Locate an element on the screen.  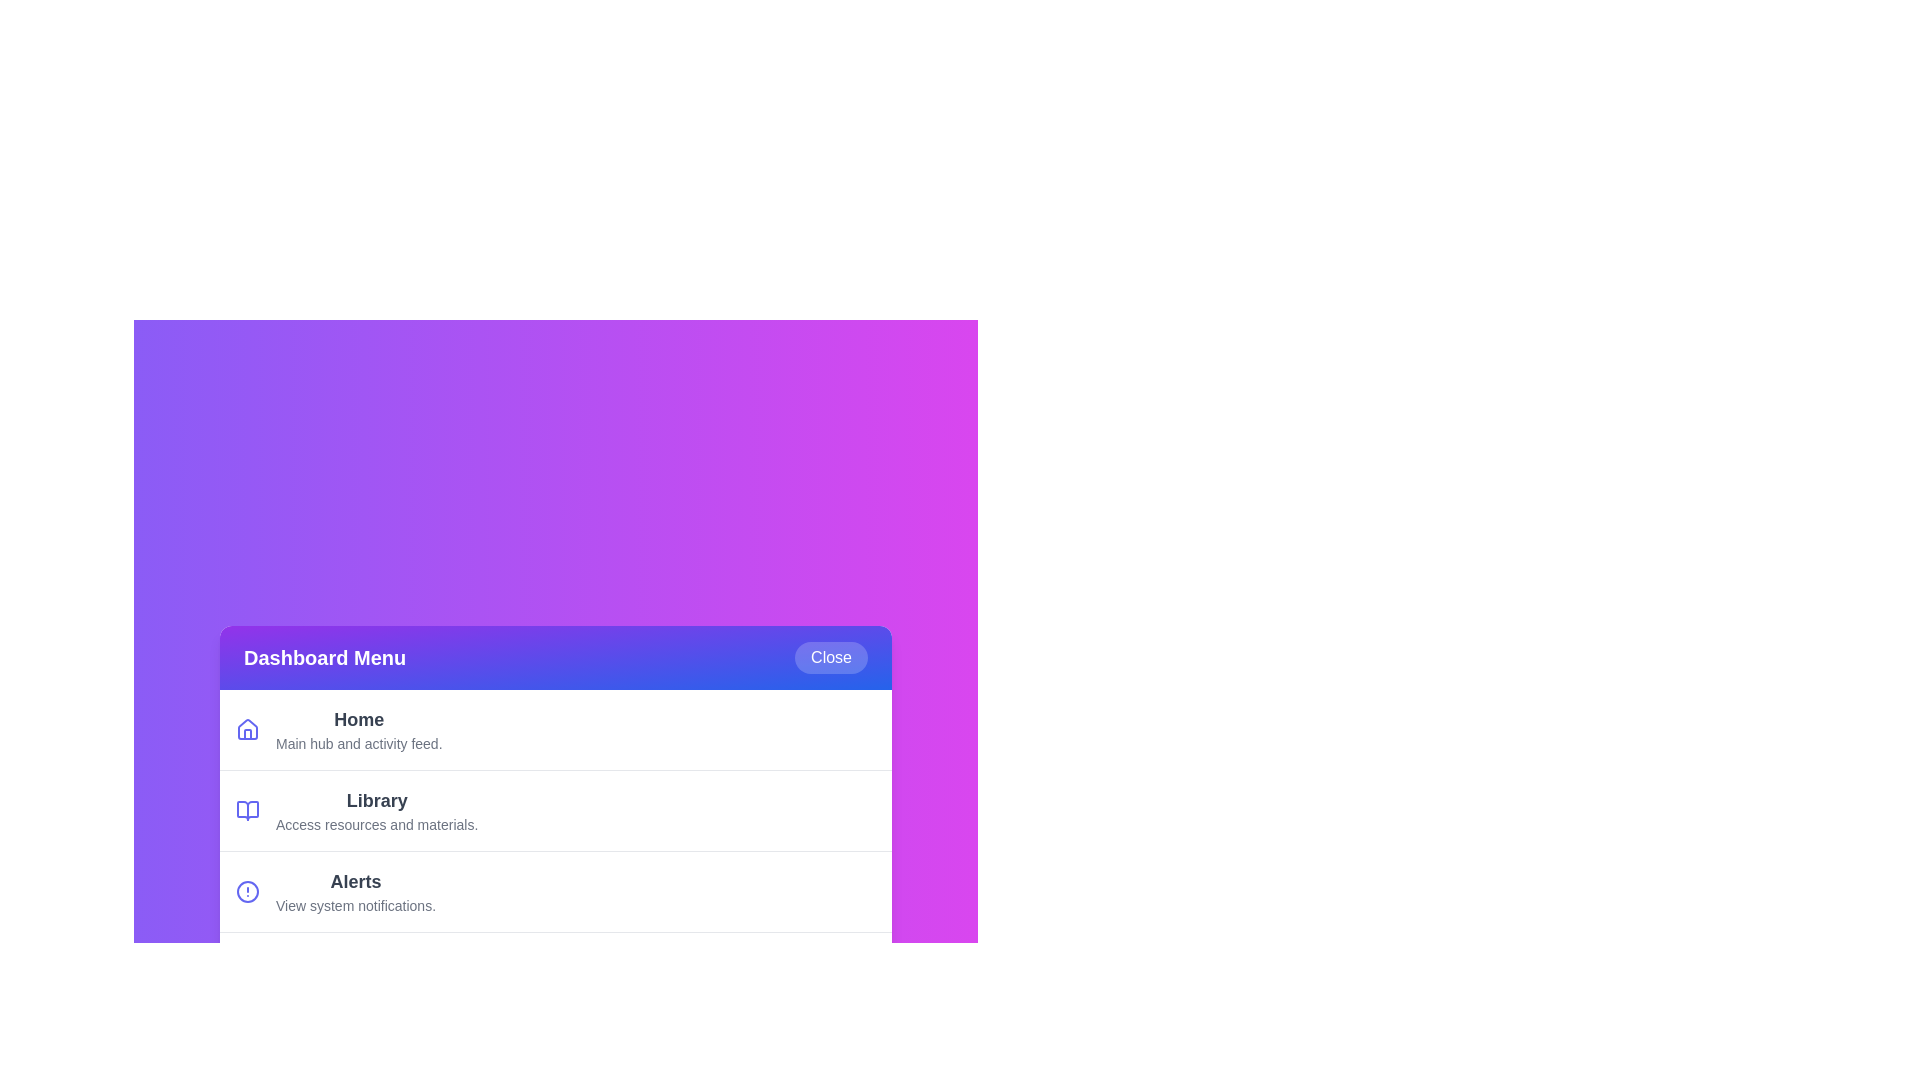
the icon associated with the menu item Home is located at coordinates (247, 729).